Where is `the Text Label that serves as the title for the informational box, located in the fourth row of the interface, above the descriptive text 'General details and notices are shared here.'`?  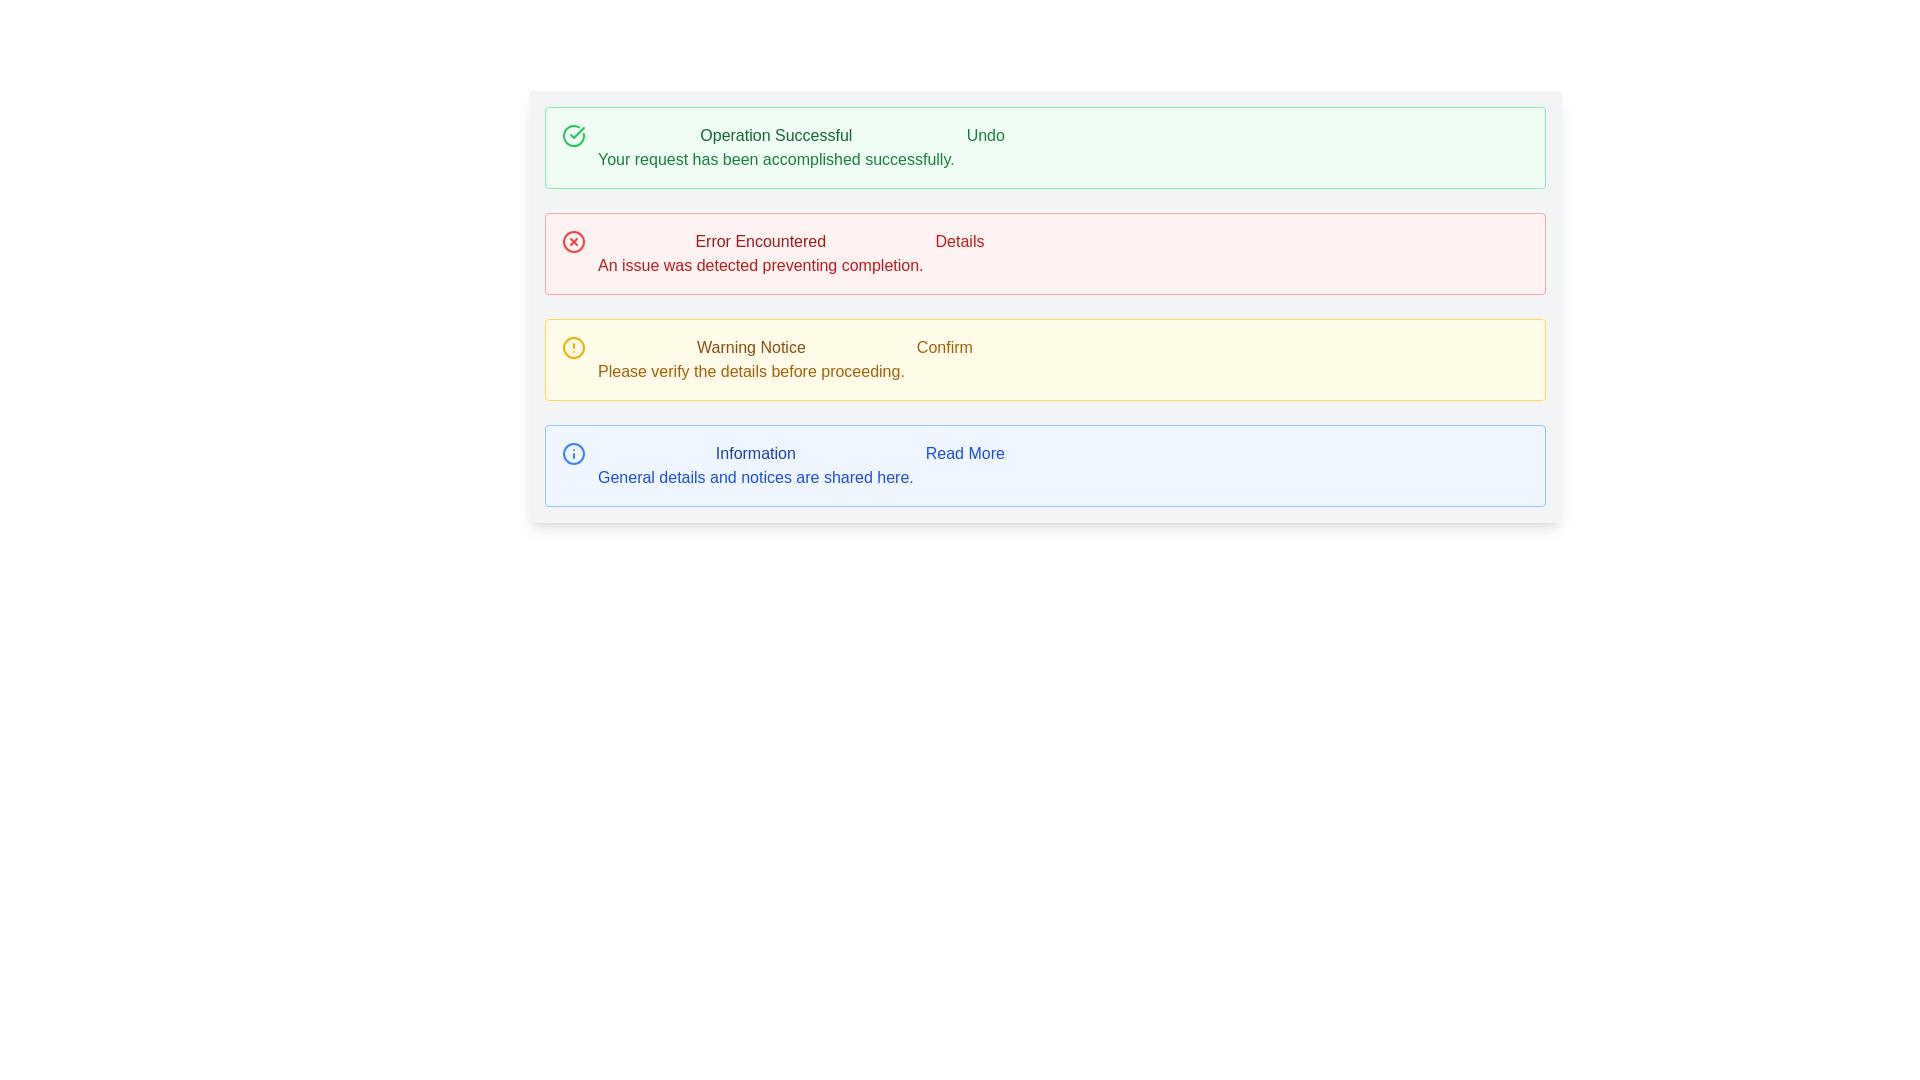
the Text Label that serves as the title for the informational box, located in the fourth row of the interface, above the descriptive text 'General details and notices are shared here.' is located at coordinates (754, 454).